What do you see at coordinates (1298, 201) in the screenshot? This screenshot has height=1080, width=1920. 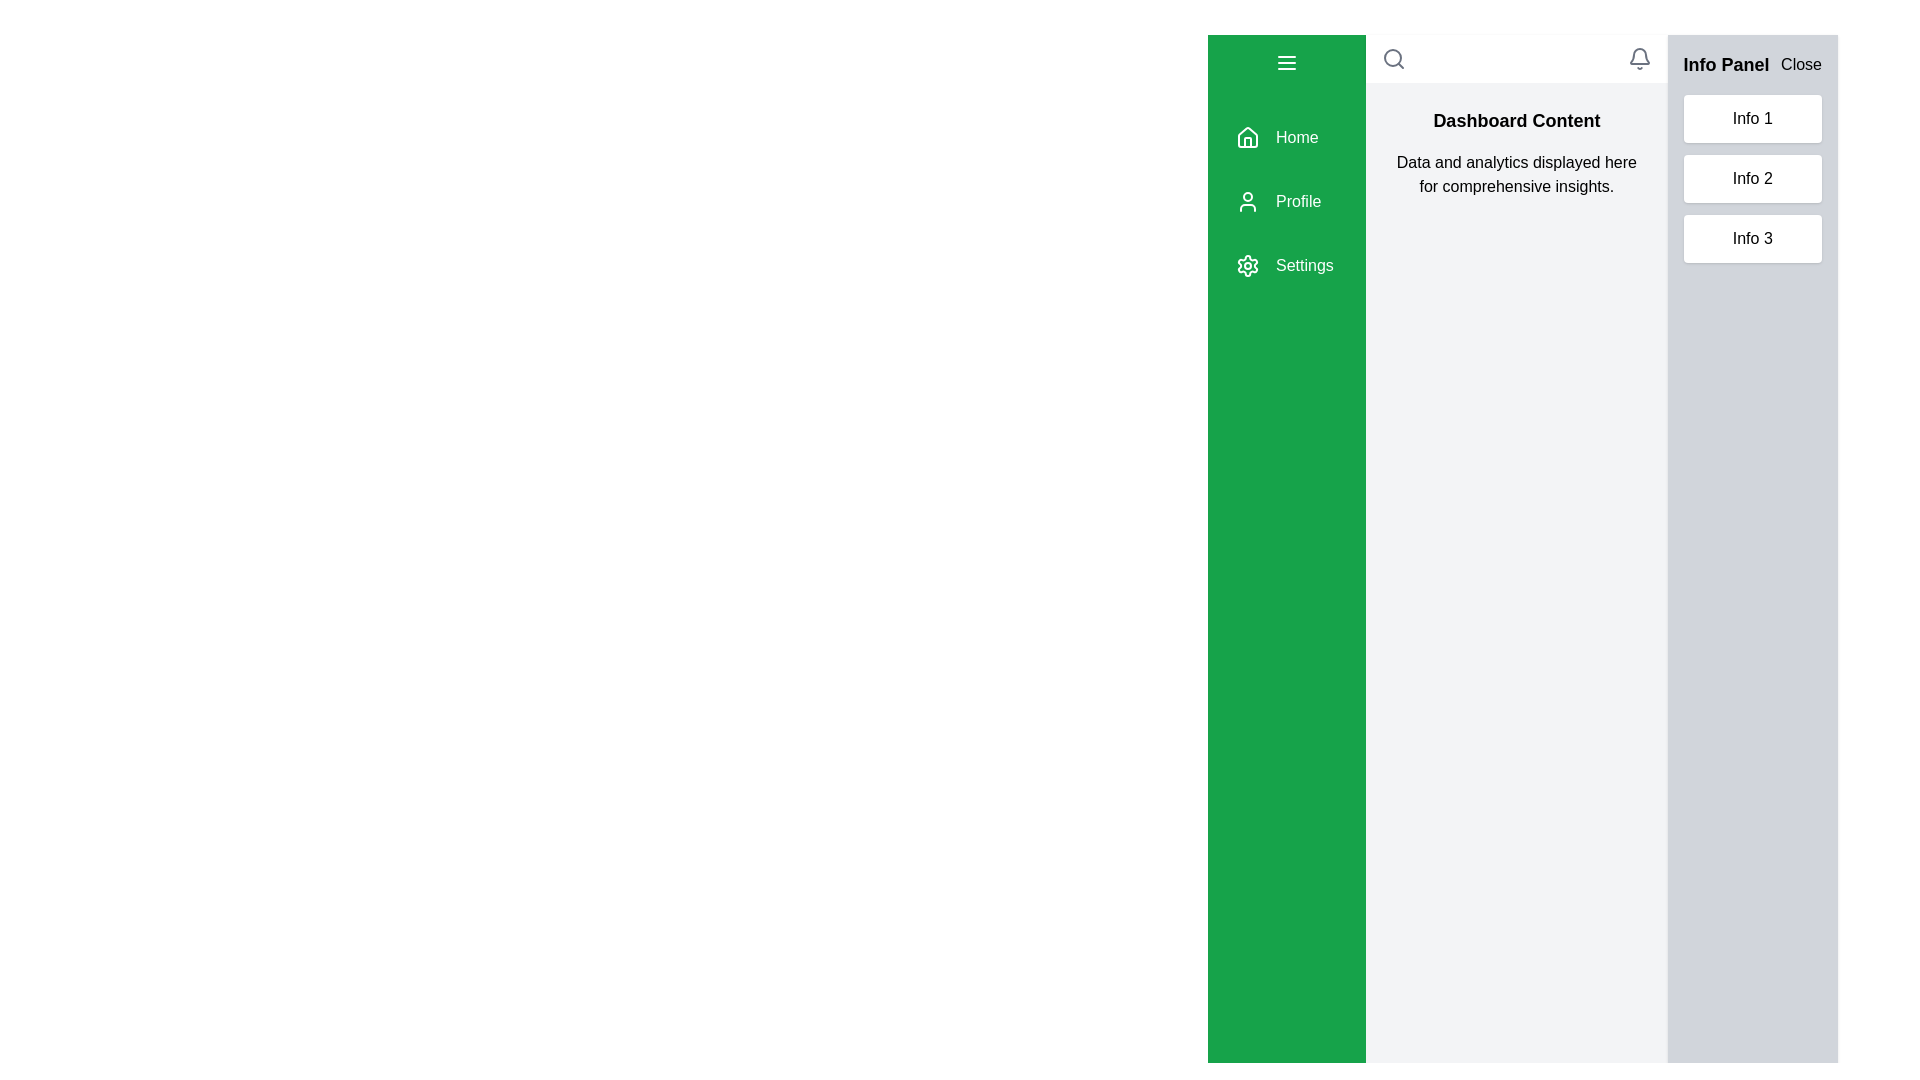 I see `the 'Profile' text label located in the vertical sidebar, which is the second item in the list, positioned above 'Settings' and below 'Home'` at bounding box center [1298, 201].